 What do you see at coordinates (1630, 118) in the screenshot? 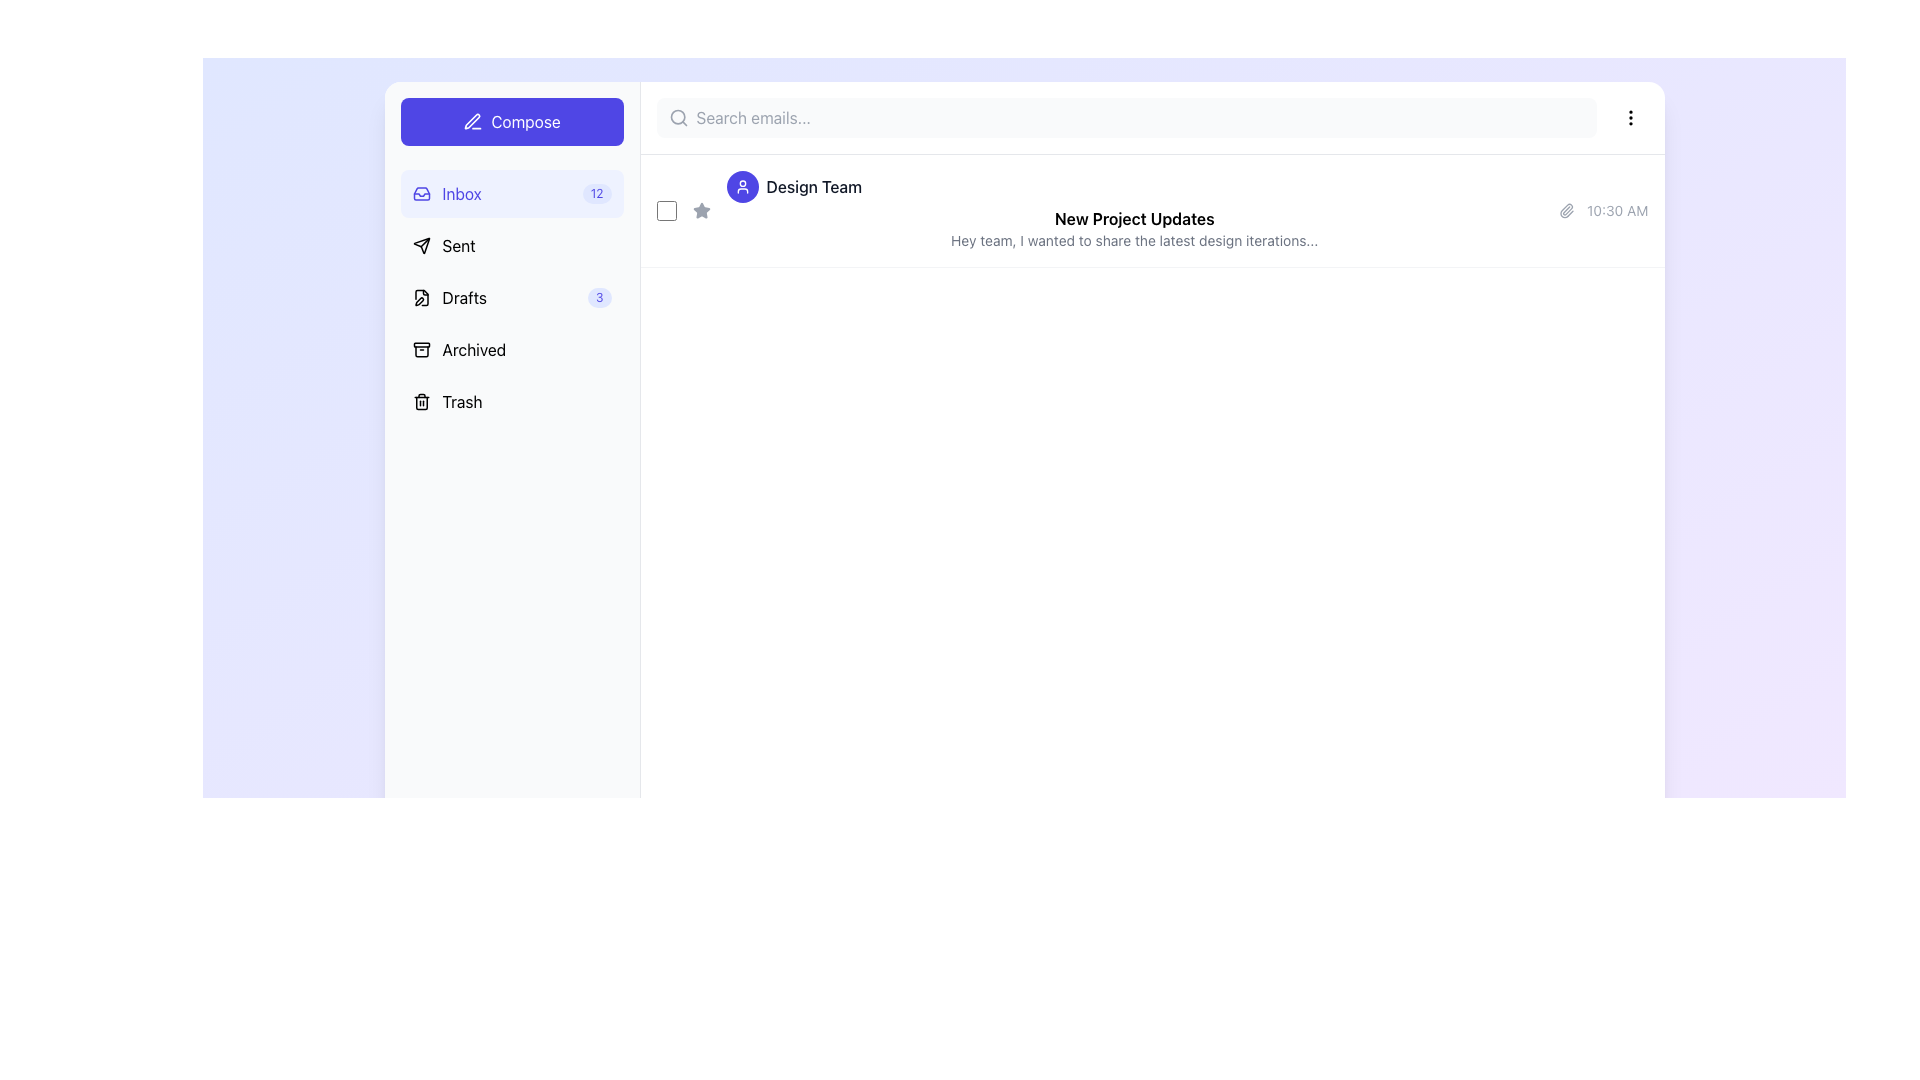
I see `the vertical ellipsis menu icon button in the upper right corner` at bounding box center [1630, 118].